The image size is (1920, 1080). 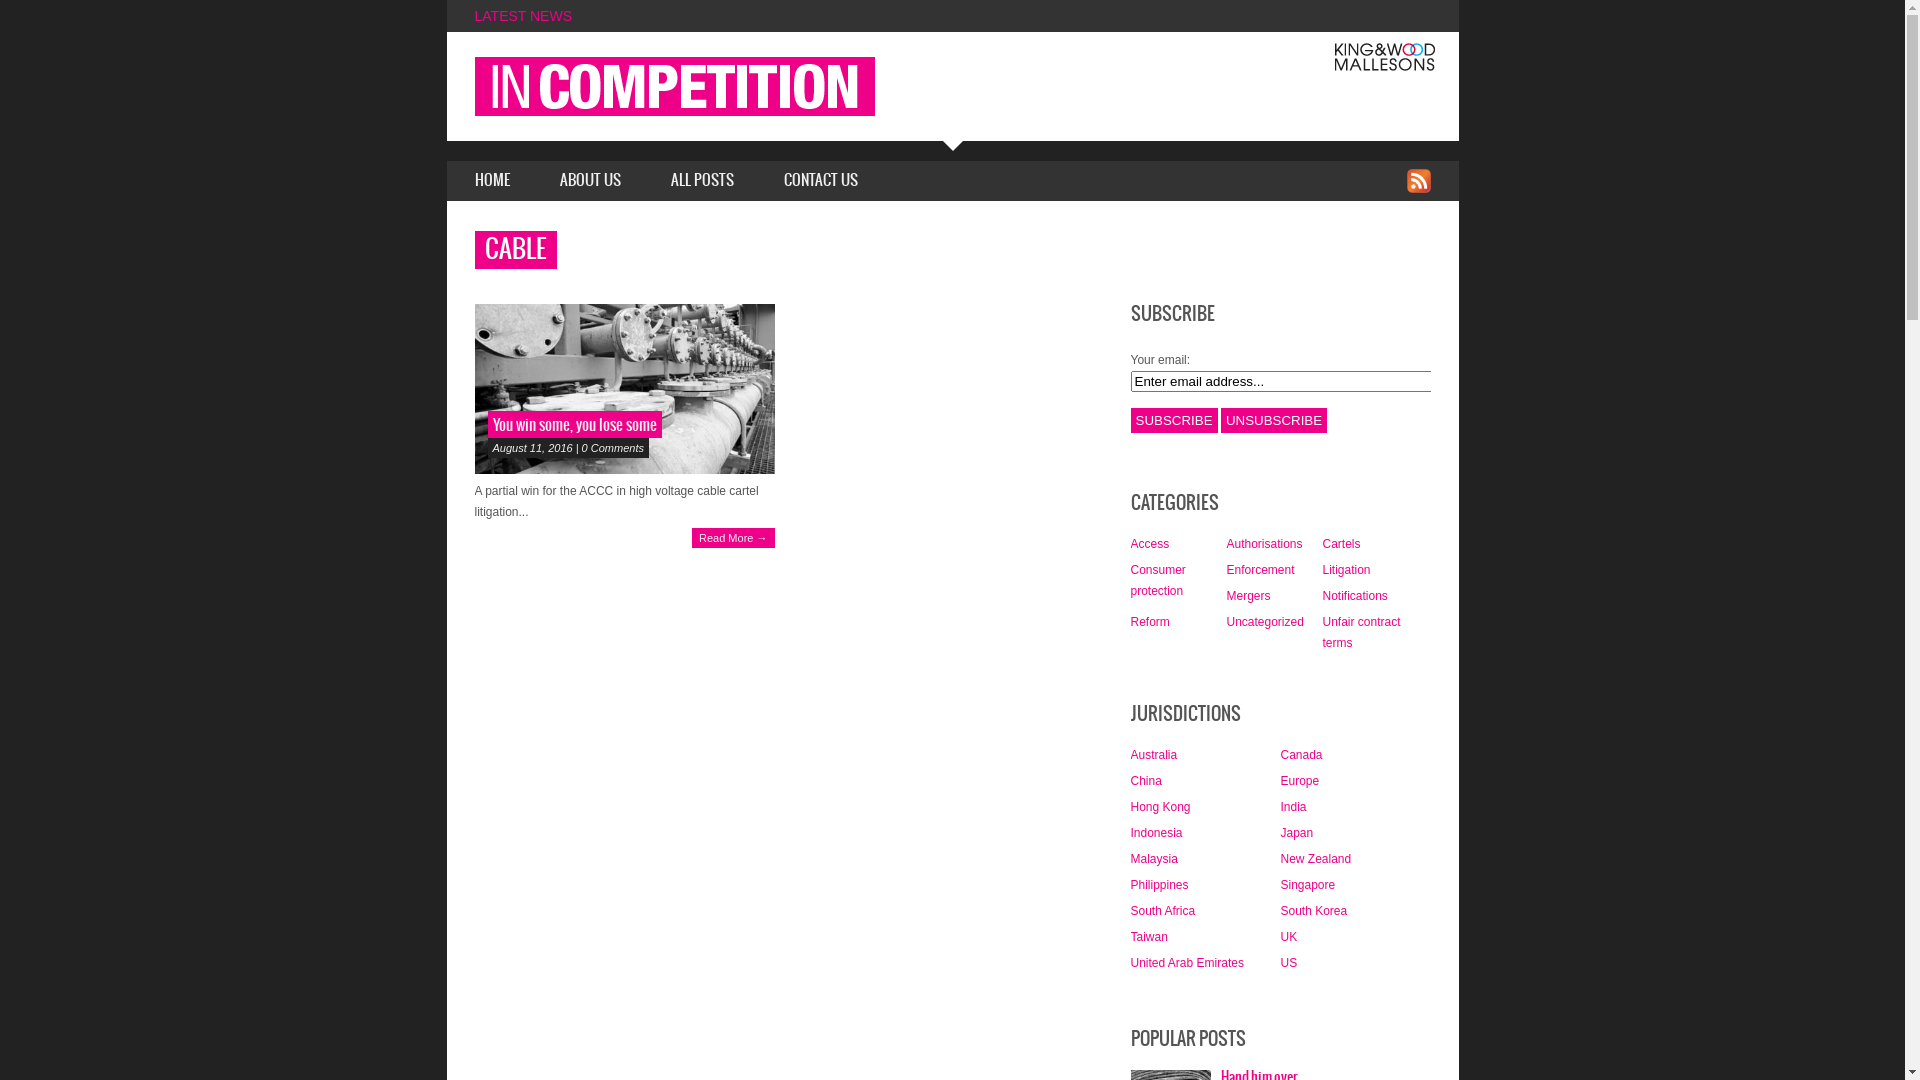 I want to click on 'You win some, you lose some', so click(x=623, y=389).